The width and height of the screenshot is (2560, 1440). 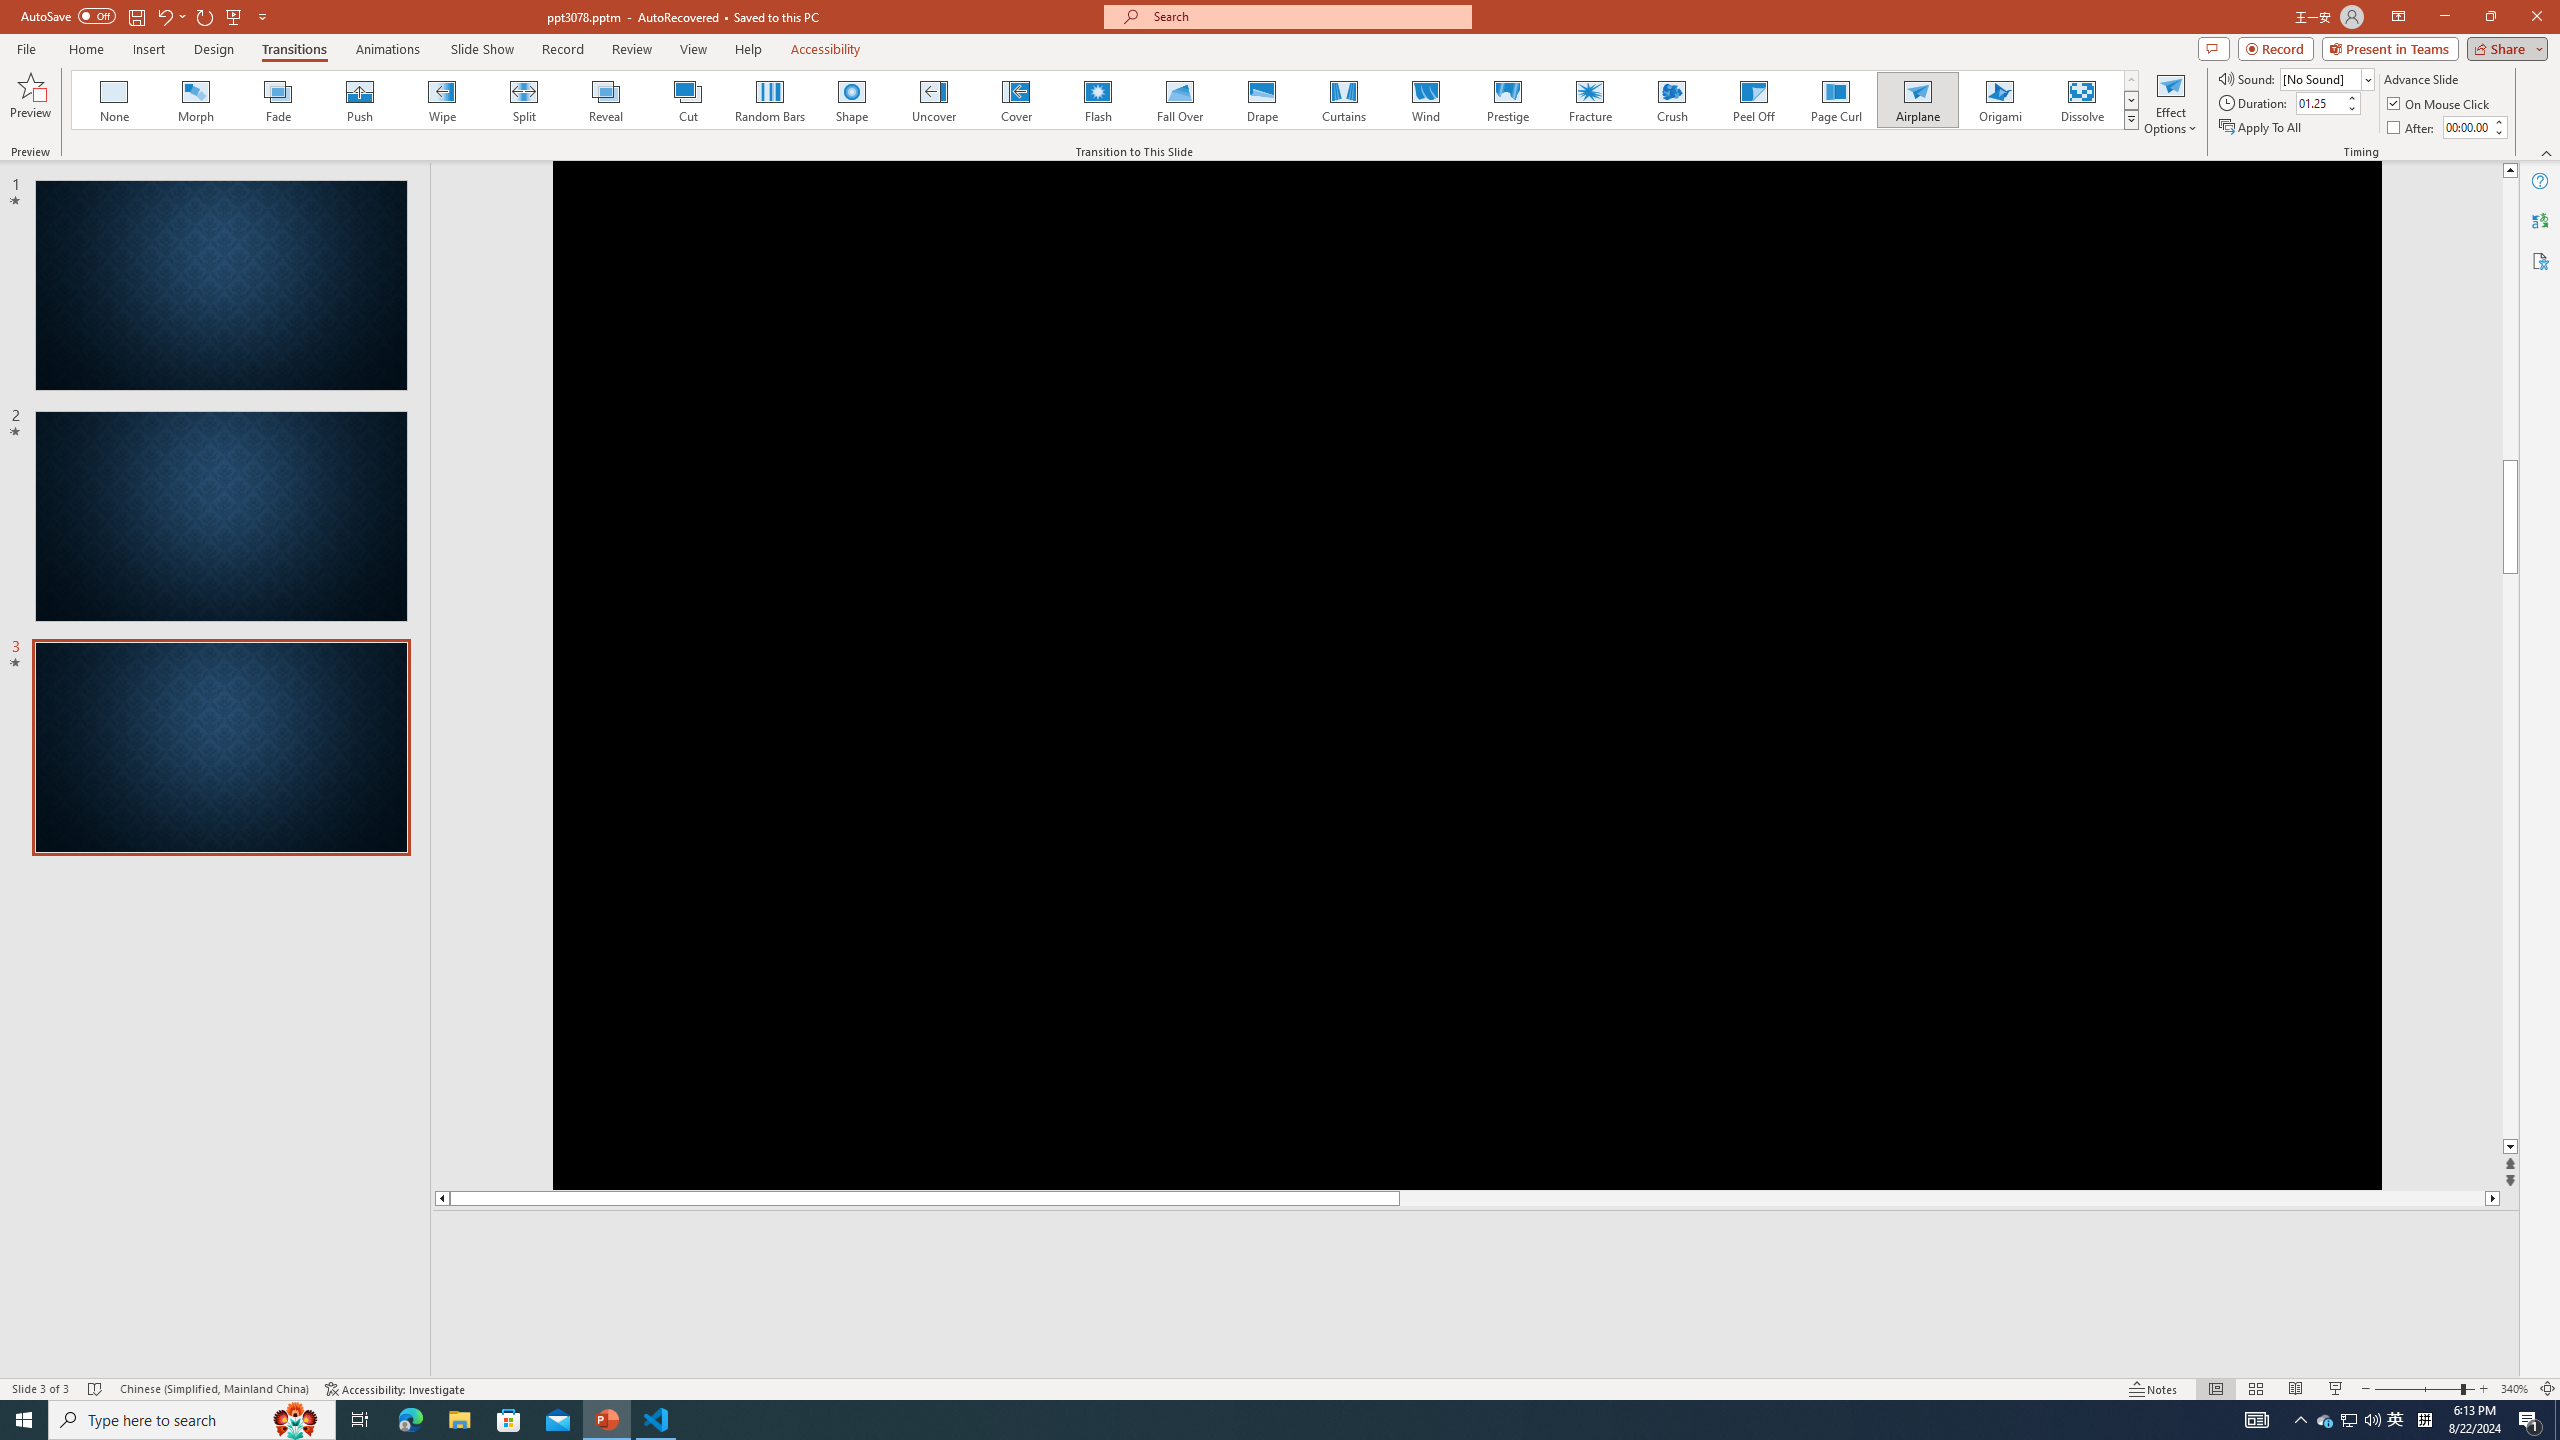 I want to click on 'Duration', so click(x=2319, y=102).